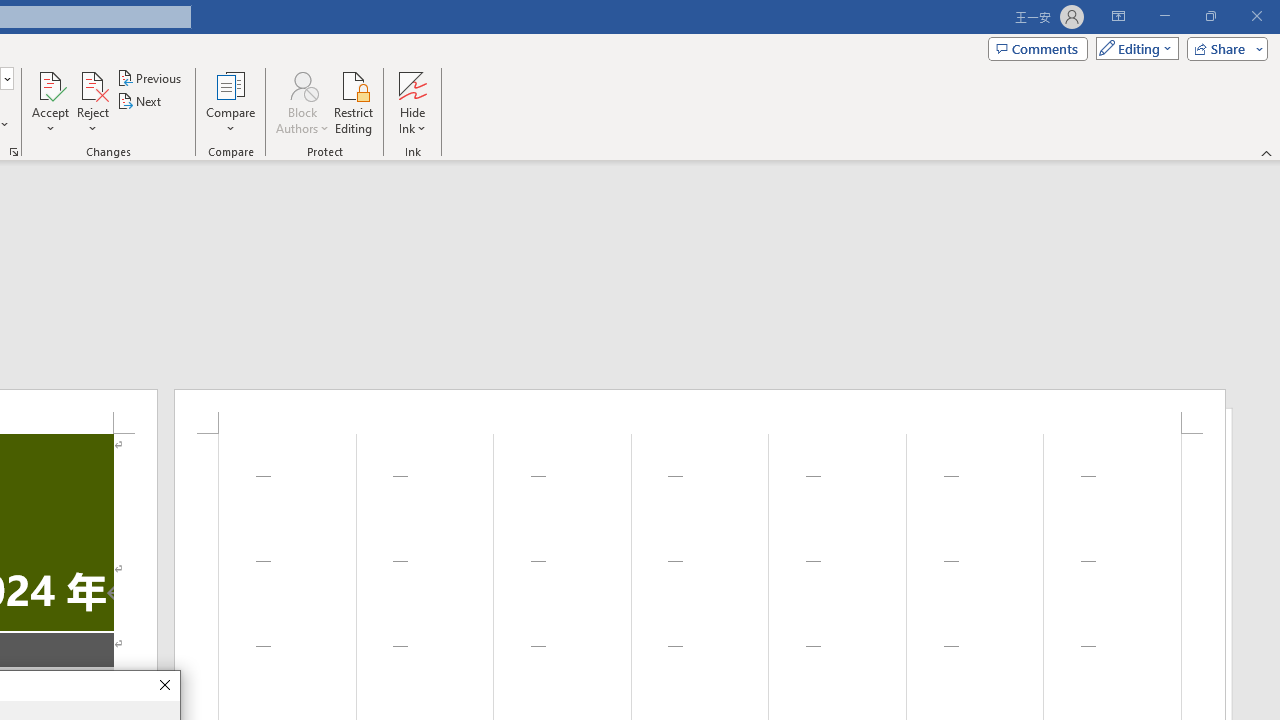 Image resolution: width=1280 pixels, height=720 pixels. I want to click on 'Change Tracking Options...', so click(14, 150).